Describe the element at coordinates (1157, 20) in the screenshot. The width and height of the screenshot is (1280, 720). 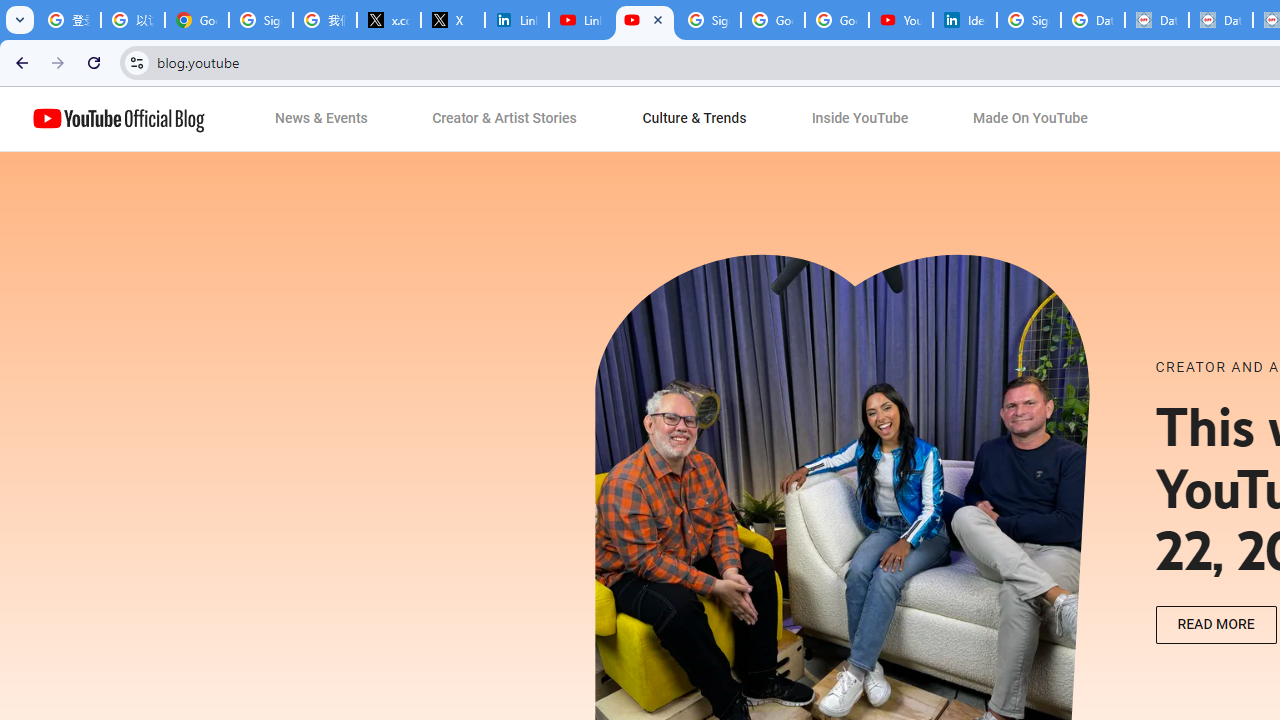
I see `'Data Privacy Framework'` at that location.